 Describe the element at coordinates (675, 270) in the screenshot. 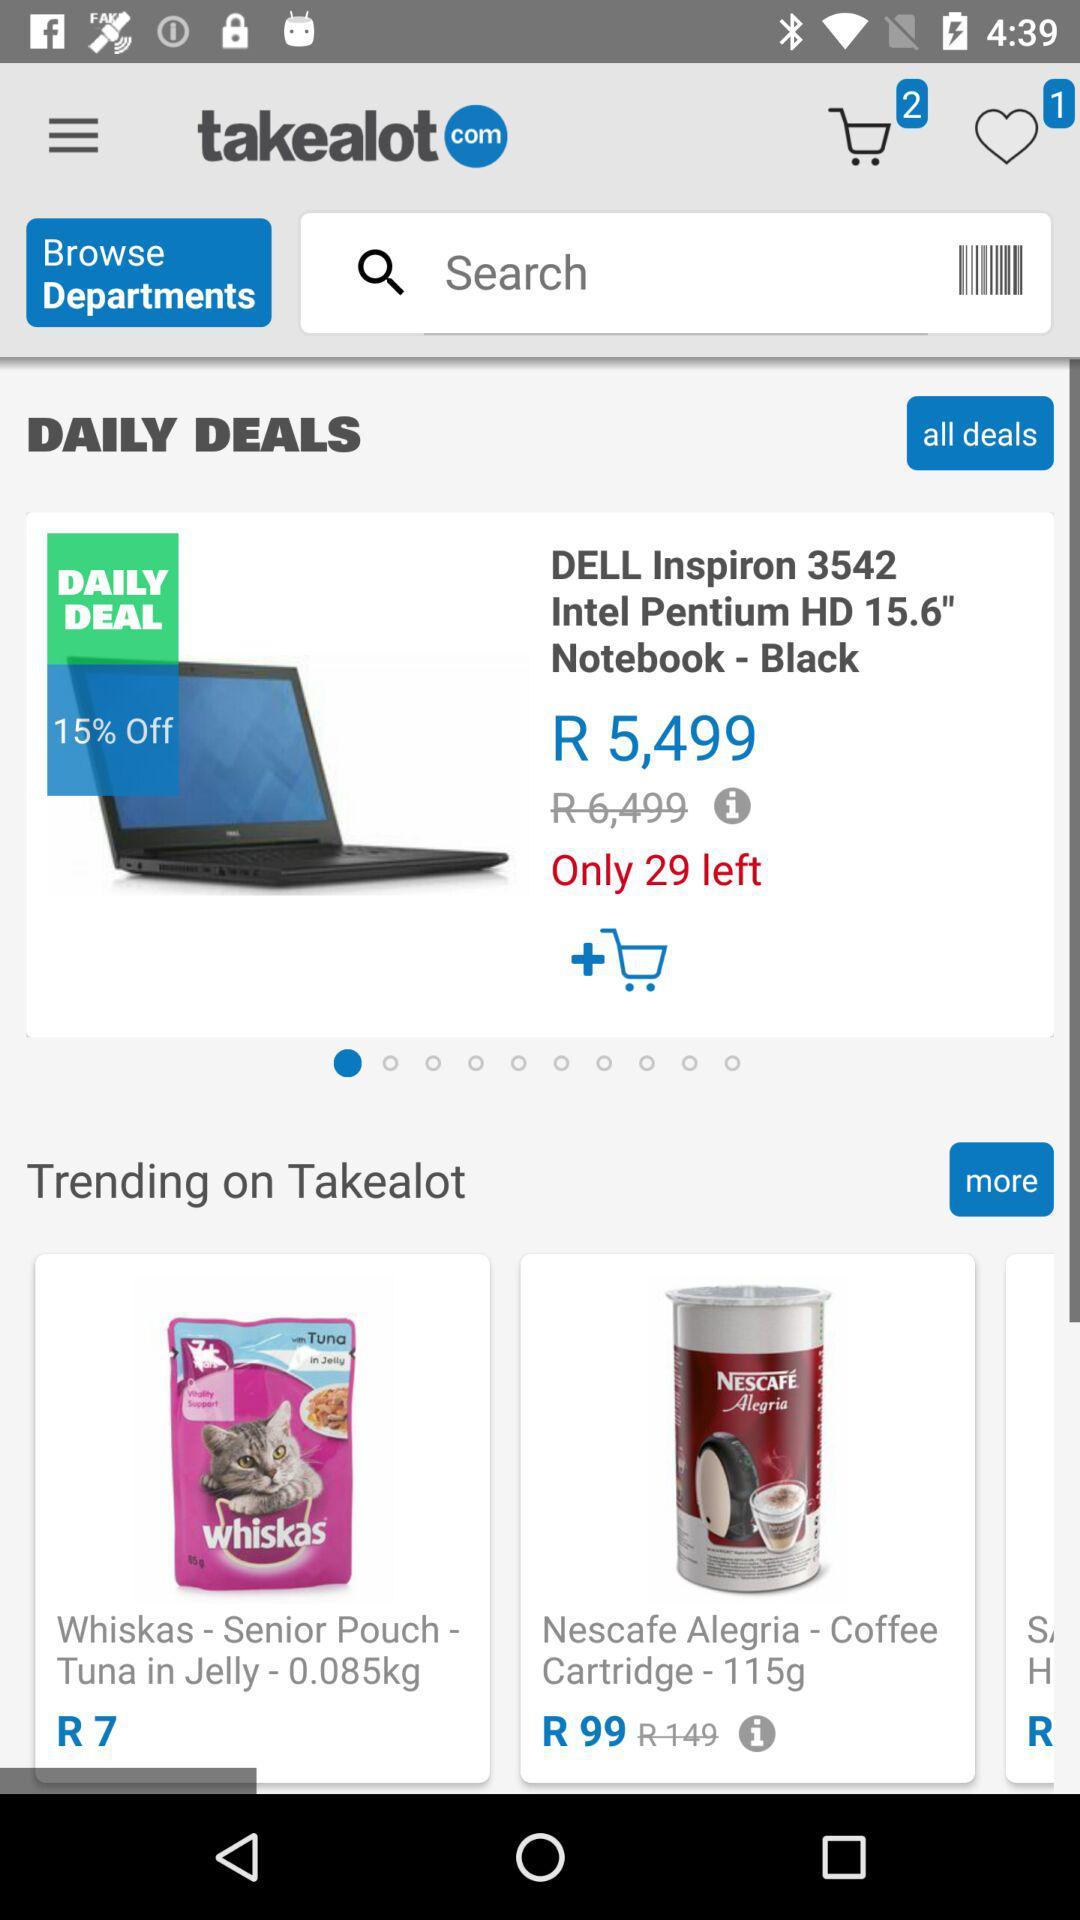

I see `search` at that location.